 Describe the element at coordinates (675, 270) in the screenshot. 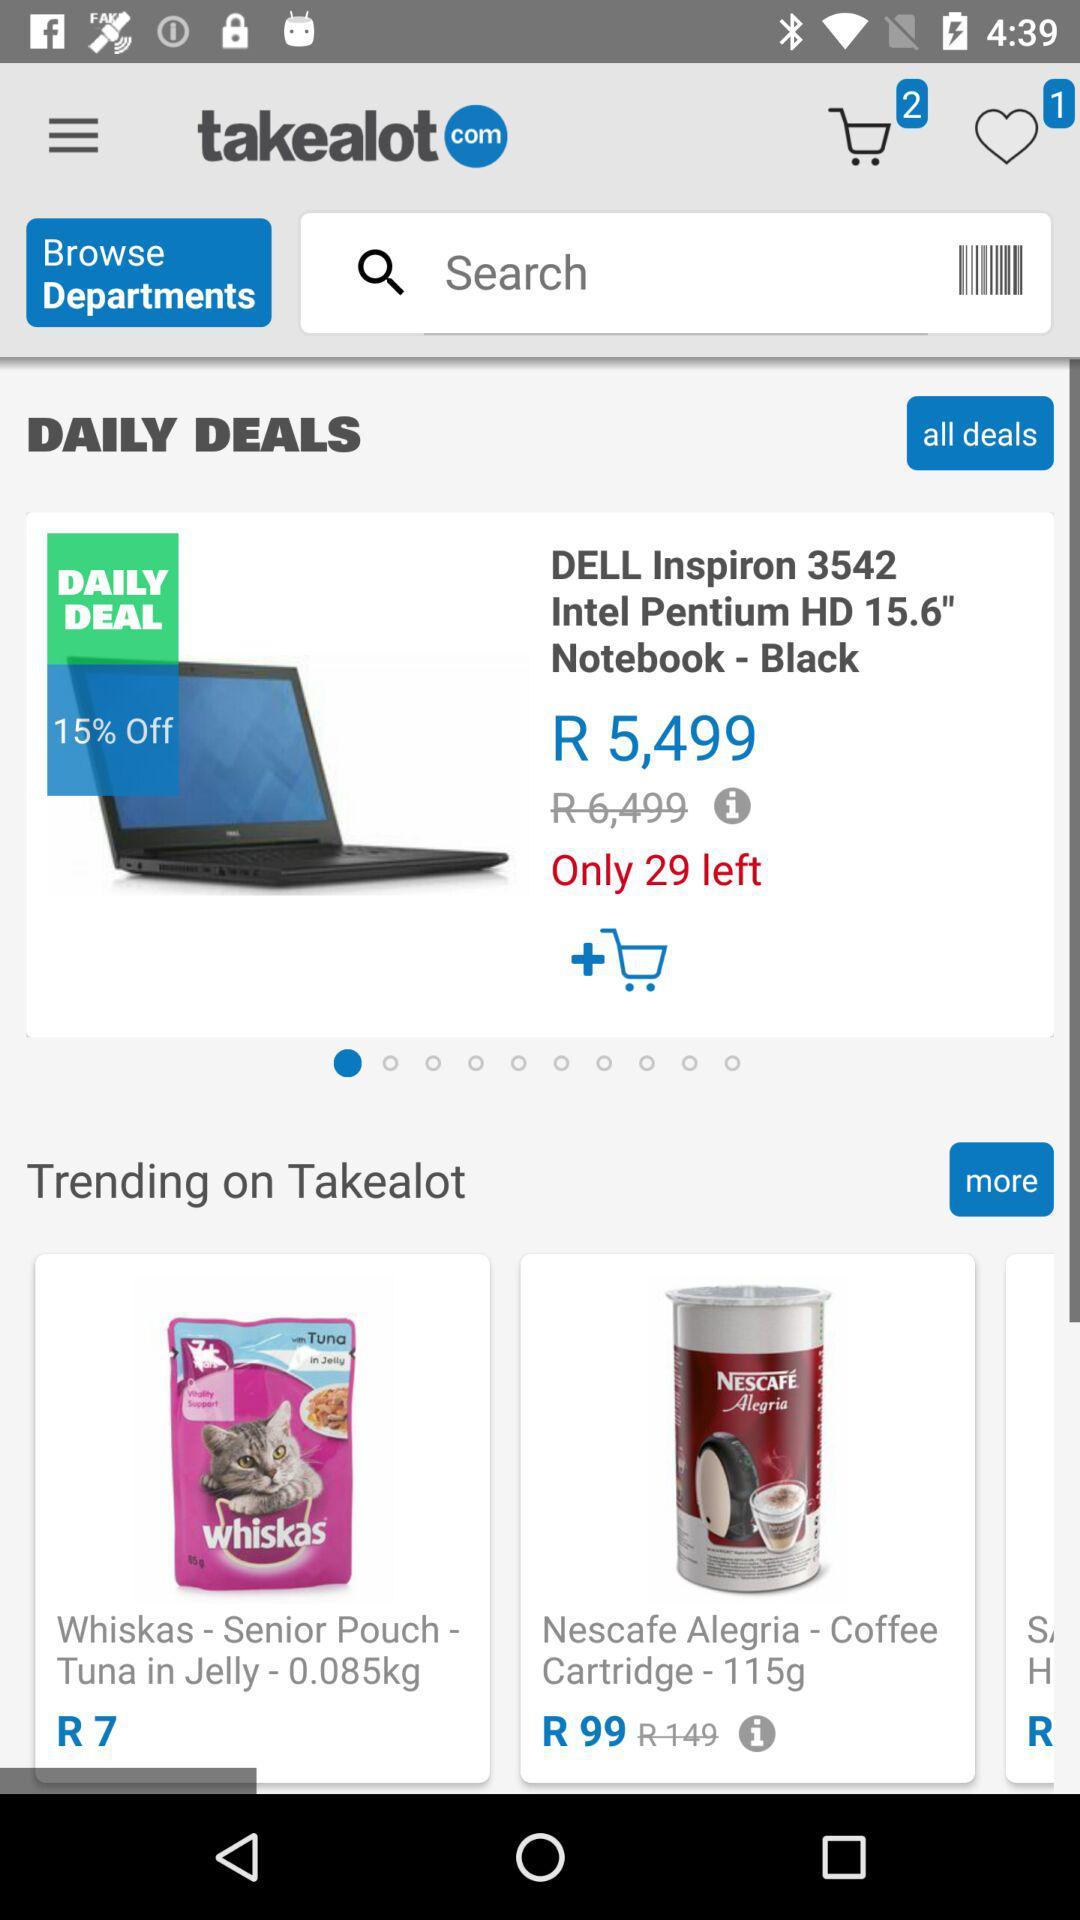

I see `search` at that location.